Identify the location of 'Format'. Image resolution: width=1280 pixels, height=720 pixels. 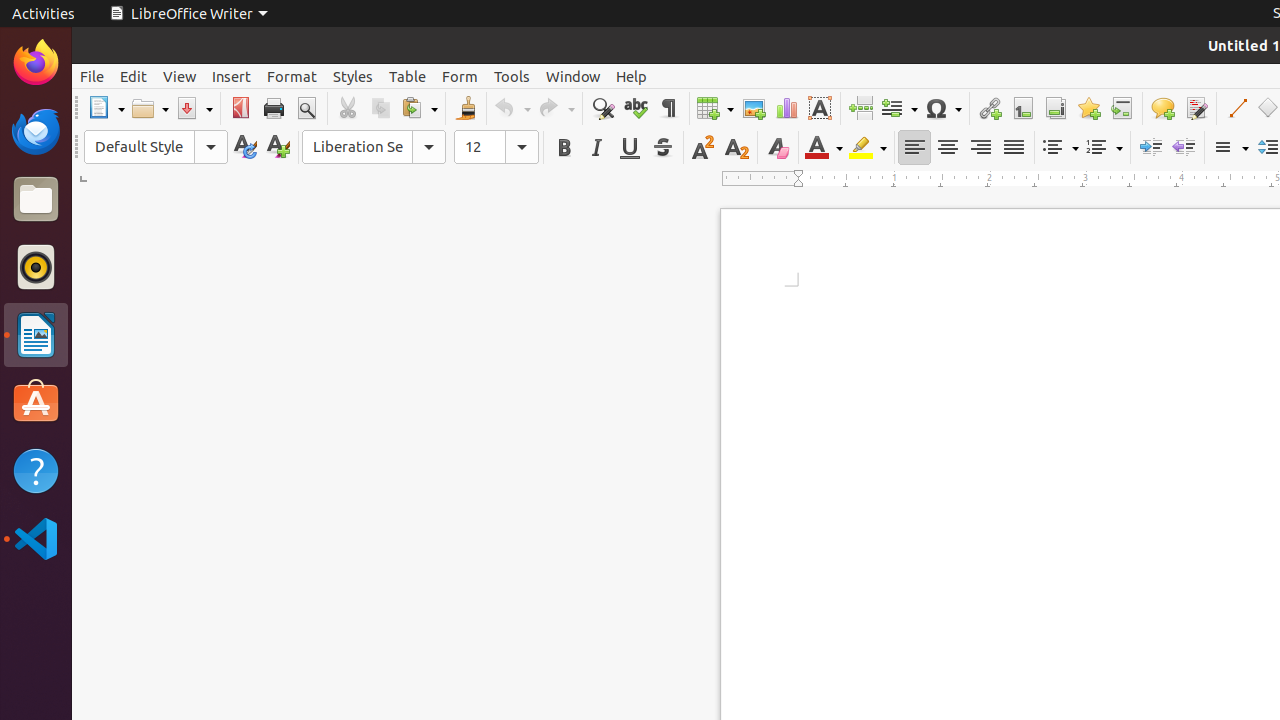
(290, 75).